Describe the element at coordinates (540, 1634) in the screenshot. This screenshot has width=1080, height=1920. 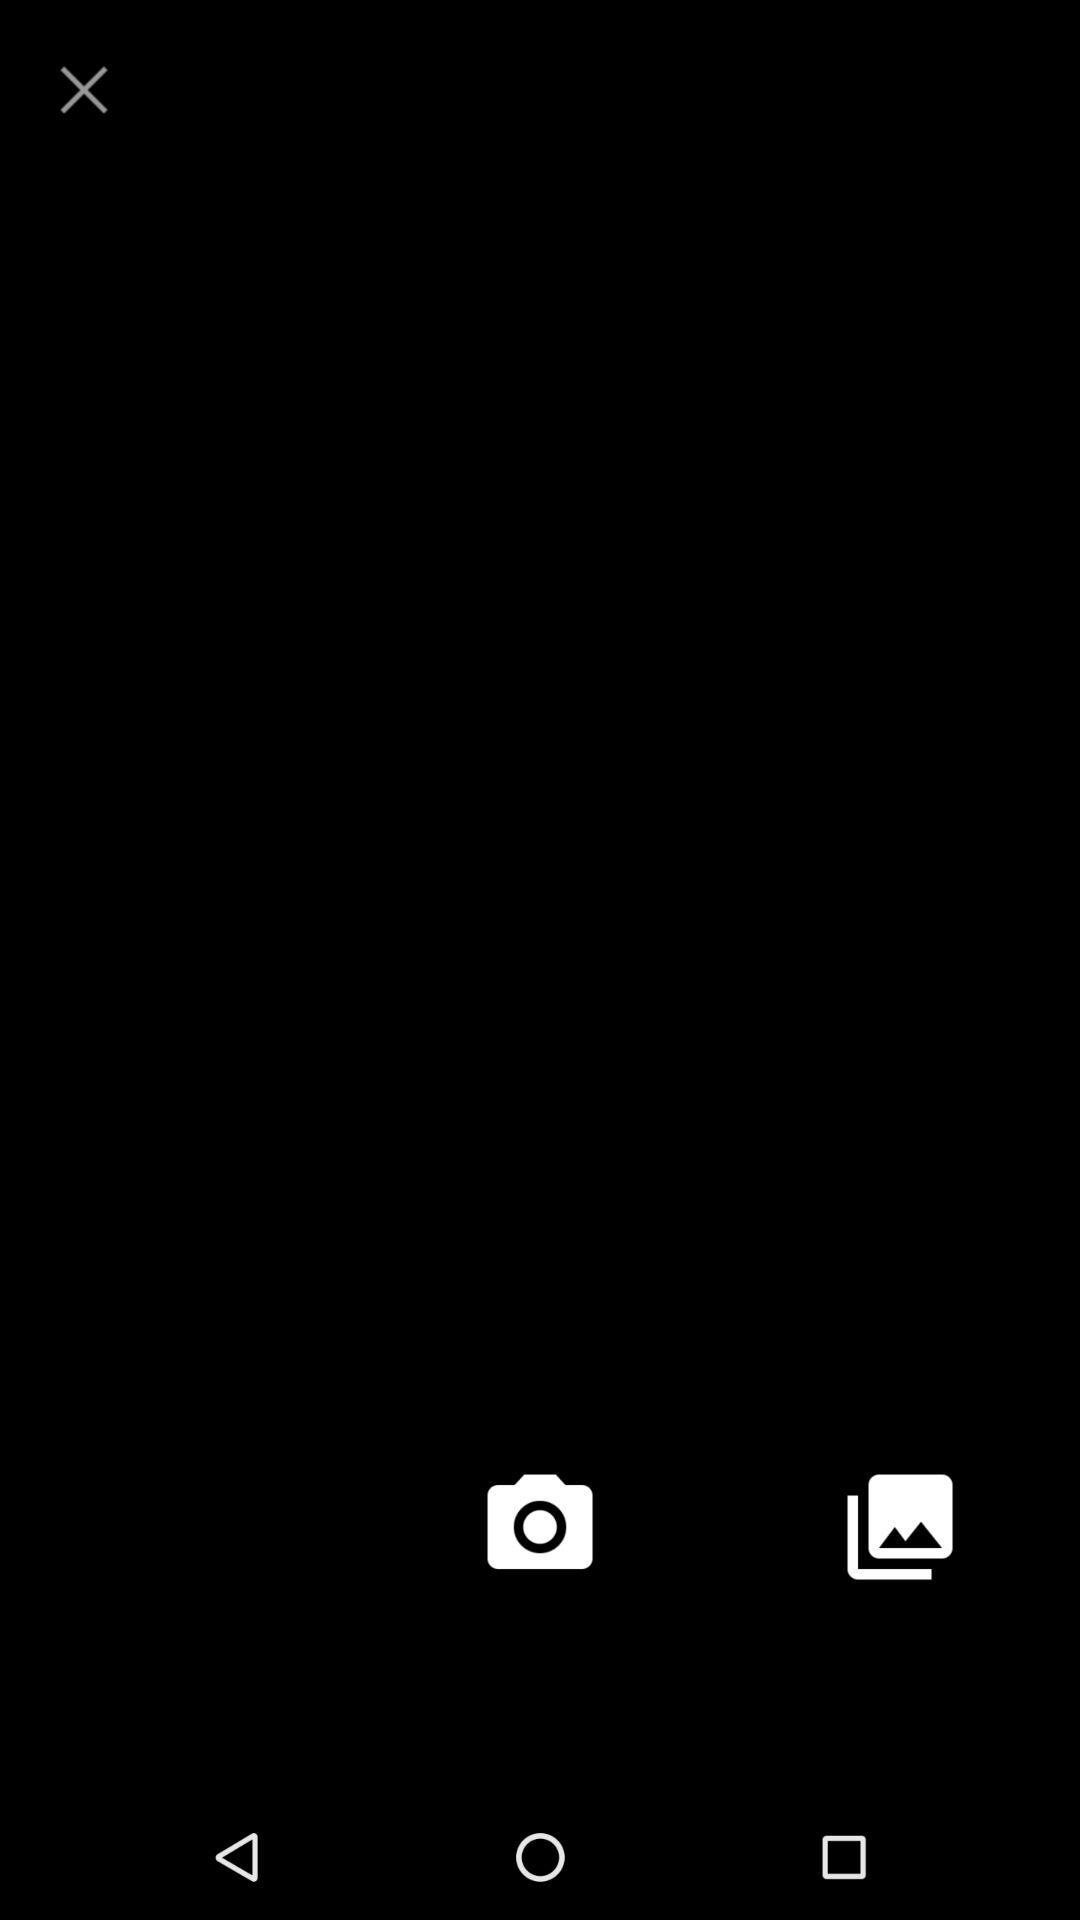
I see `the photo icon` at that location.